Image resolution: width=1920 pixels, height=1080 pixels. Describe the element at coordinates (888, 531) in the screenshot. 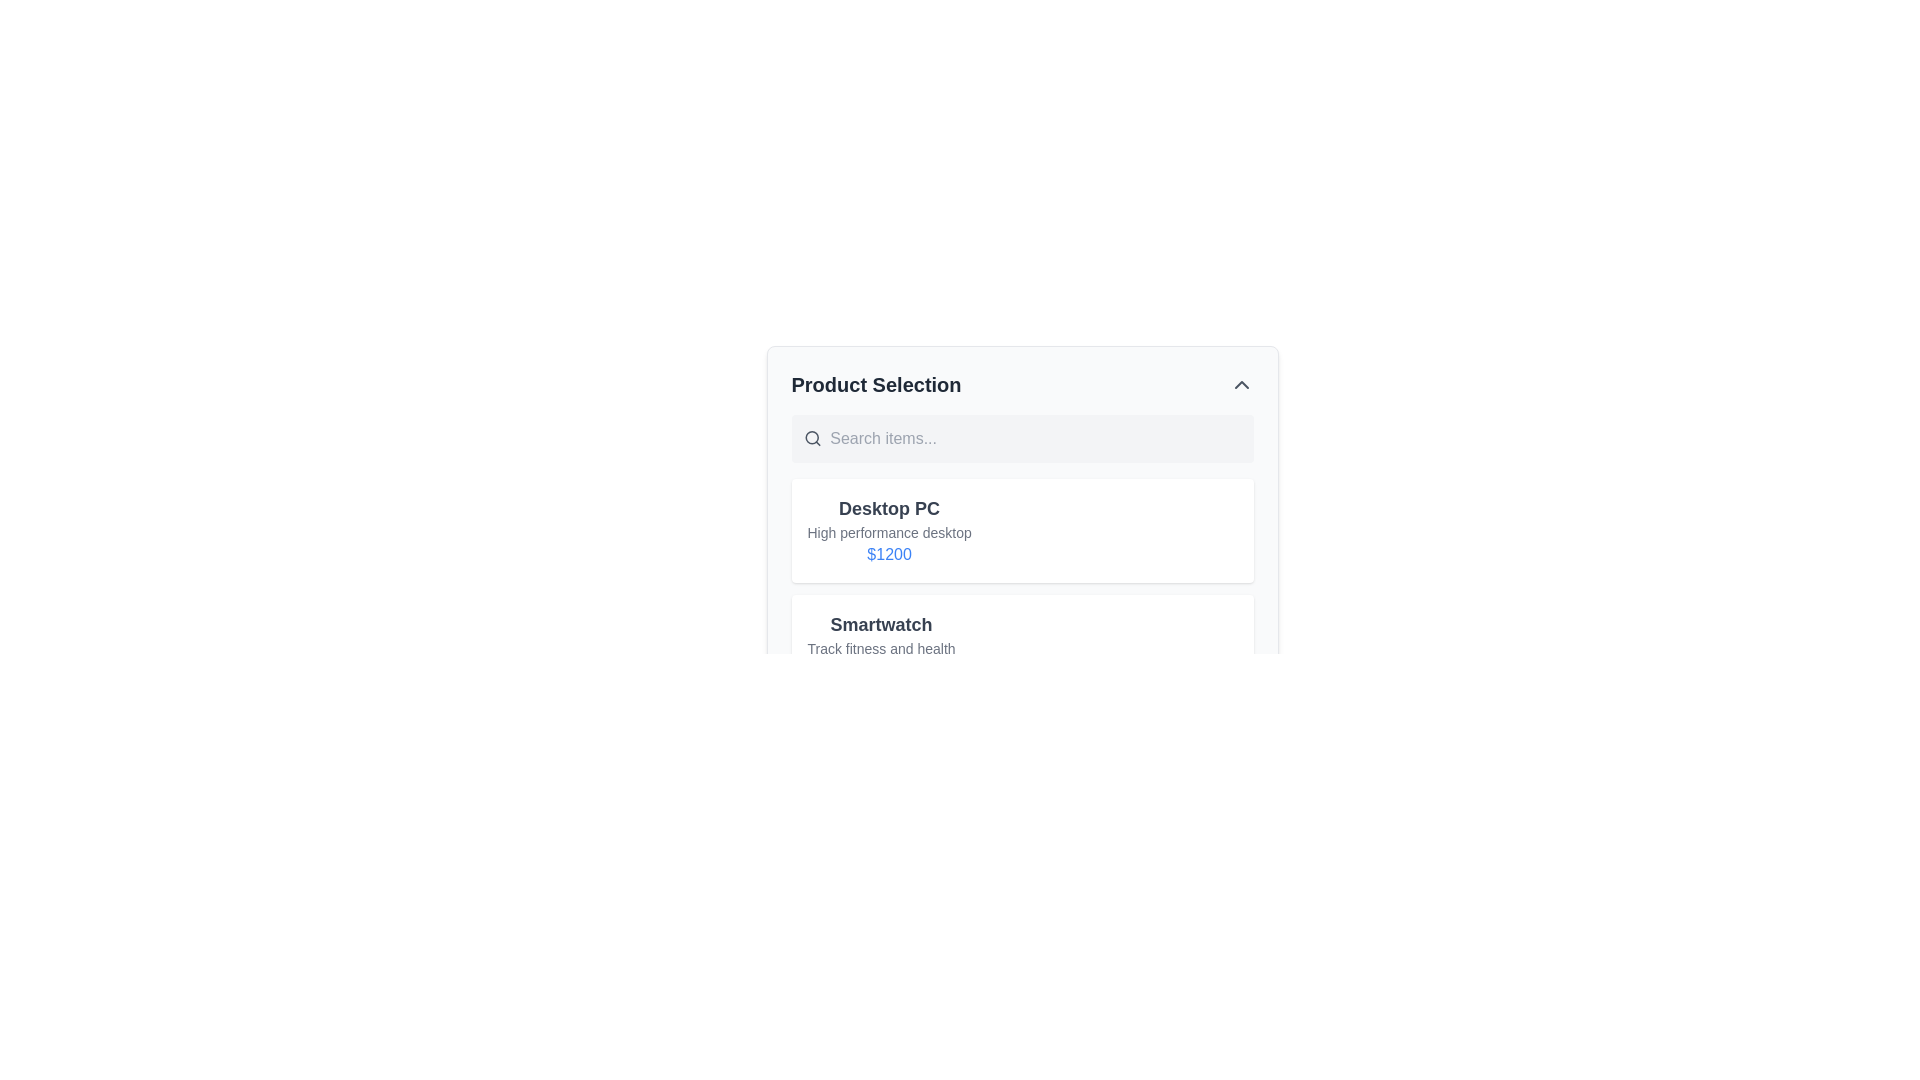

I see `the text label providing additional descriptive detail about the item titled 'Desktop PC', which is positioned beneath the title and above the price text '$1200'` at that location.